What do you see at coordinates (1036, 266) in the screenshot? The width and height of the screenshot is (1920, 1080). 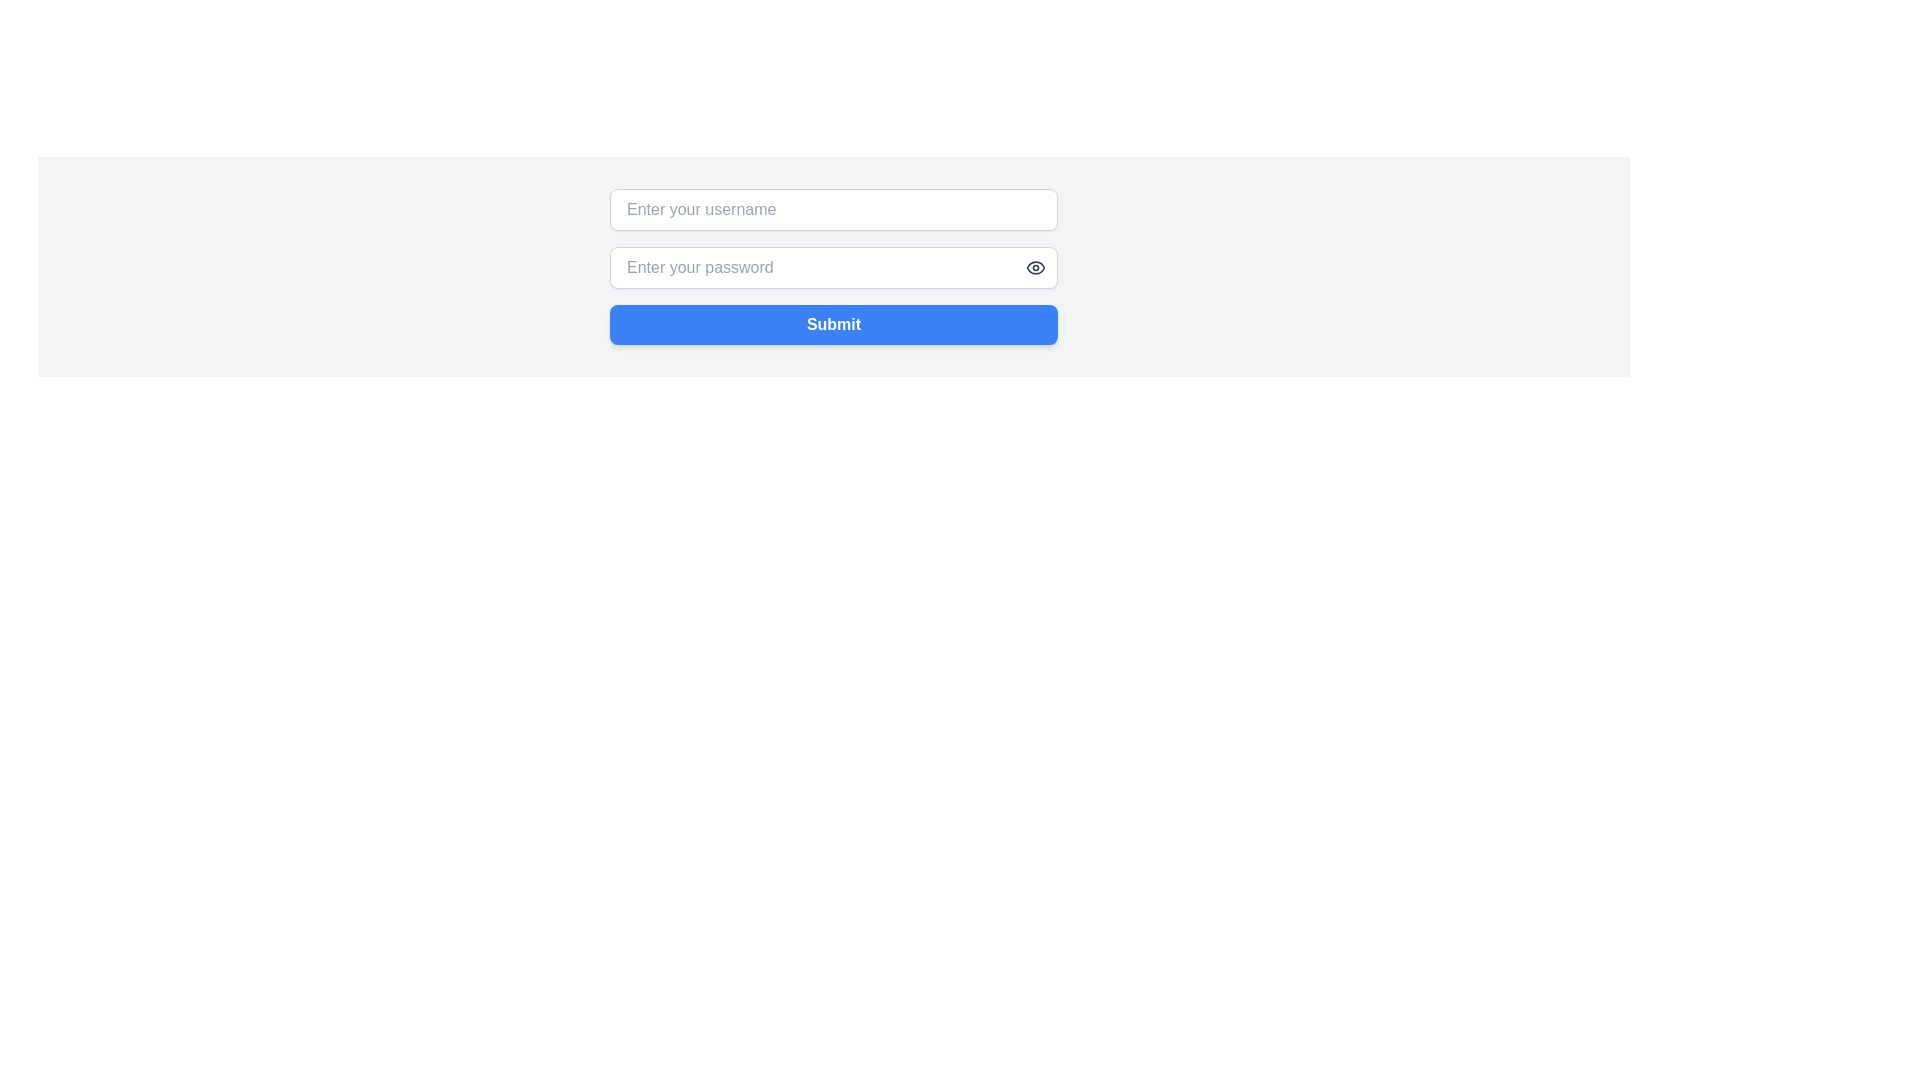 I see `the password visibility toggle icon located towards the right edge of the password input field to check the visual indication of the password visibility state` at bounding box center [1036, 266].